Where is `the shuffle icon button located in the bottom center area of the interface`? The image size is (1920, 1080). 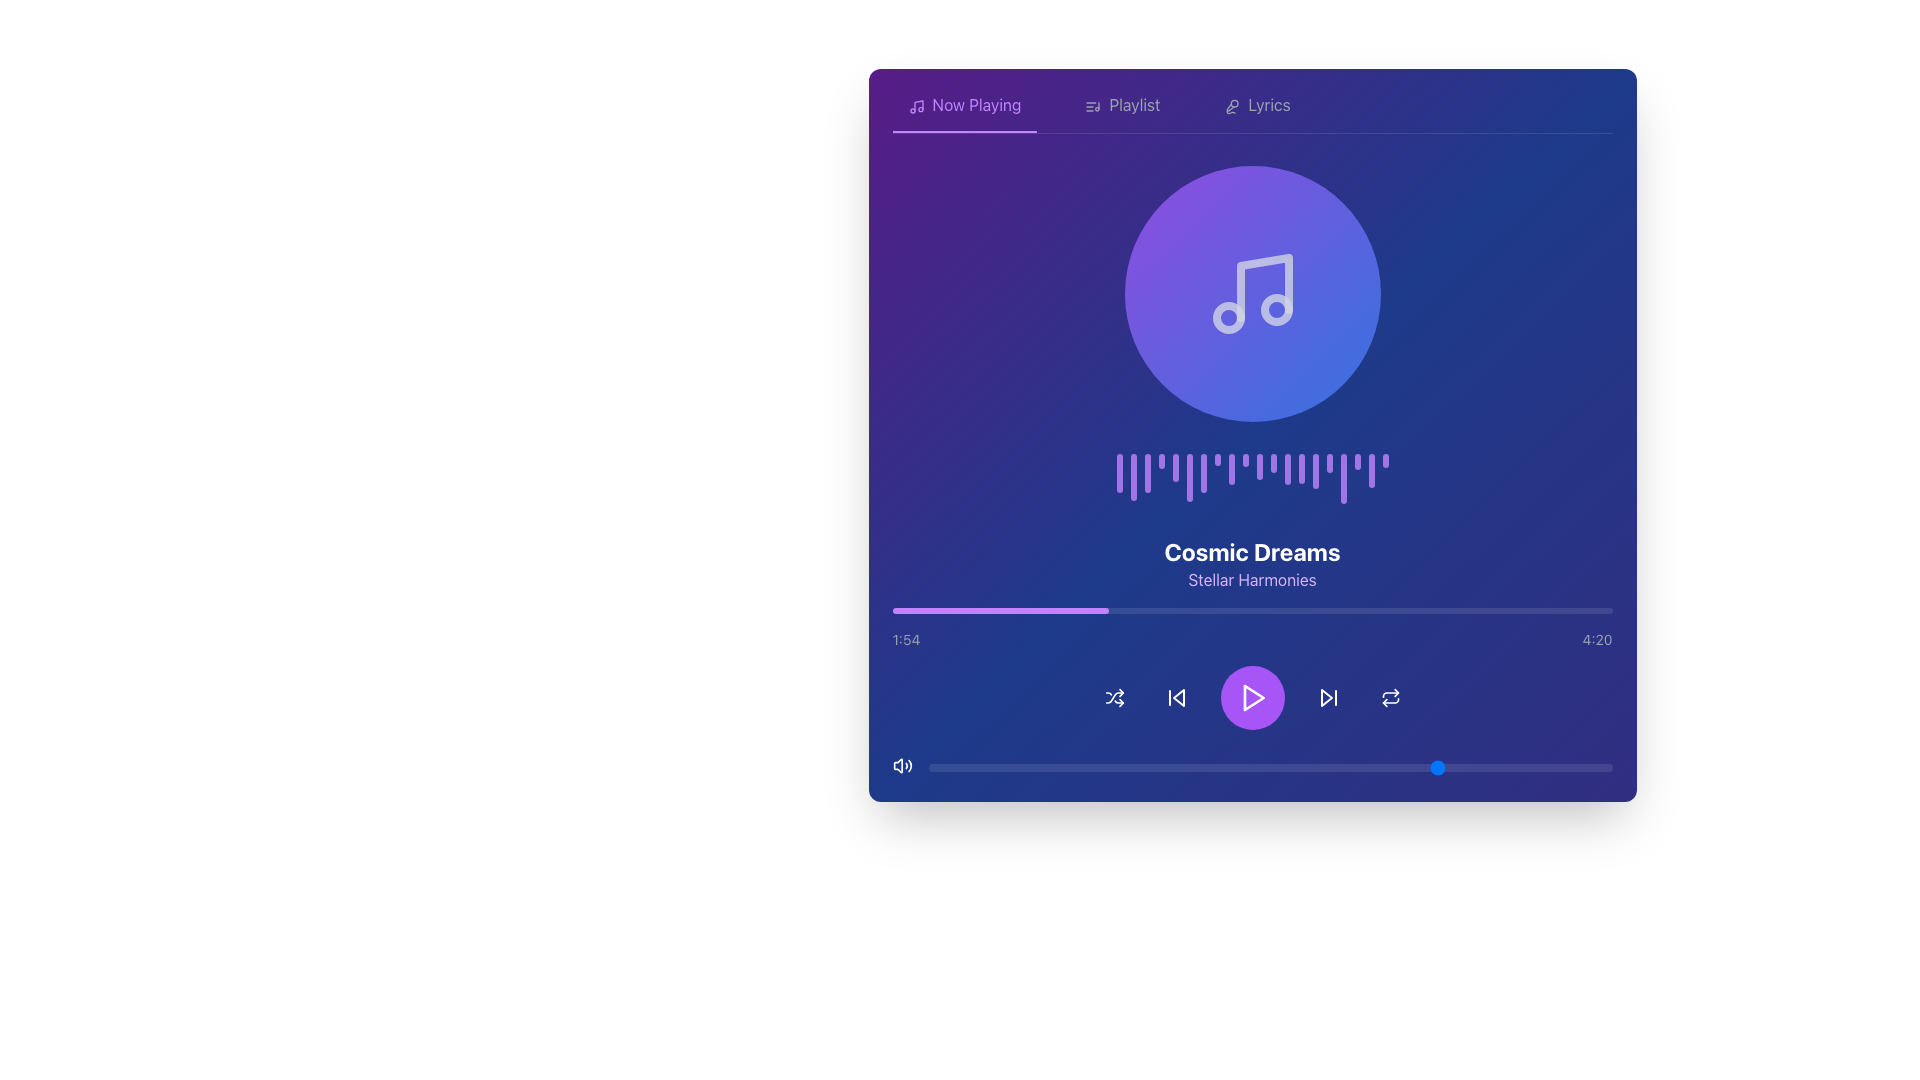
the shuffle icon button located in the bottom center area of the interface is located at coordinates (1113, 697).